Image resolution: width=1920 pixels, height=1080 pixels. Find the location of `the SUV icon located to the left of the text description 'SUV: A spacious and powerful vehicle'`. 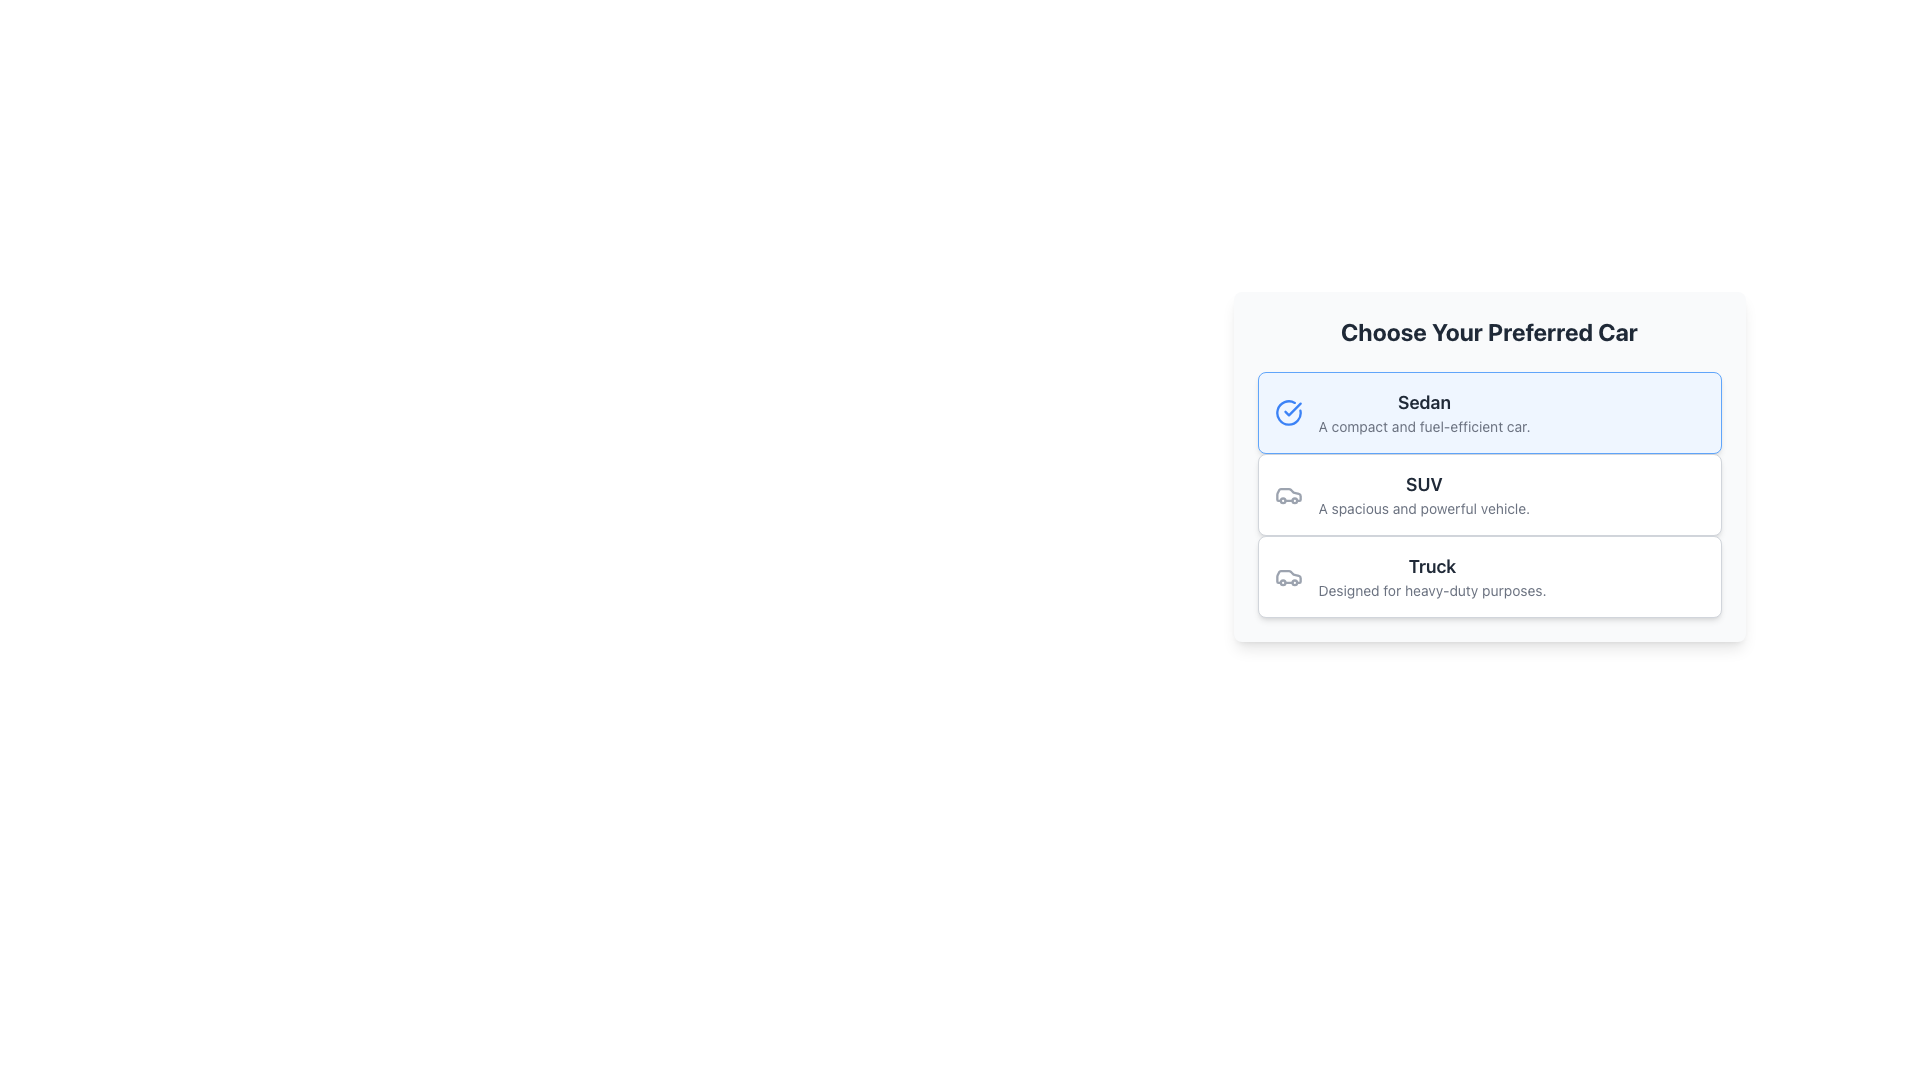

the SUV icon located to the left of the text description 'SUV: A spacious and powerful vehicle' is located at coordinates (1288, 494).